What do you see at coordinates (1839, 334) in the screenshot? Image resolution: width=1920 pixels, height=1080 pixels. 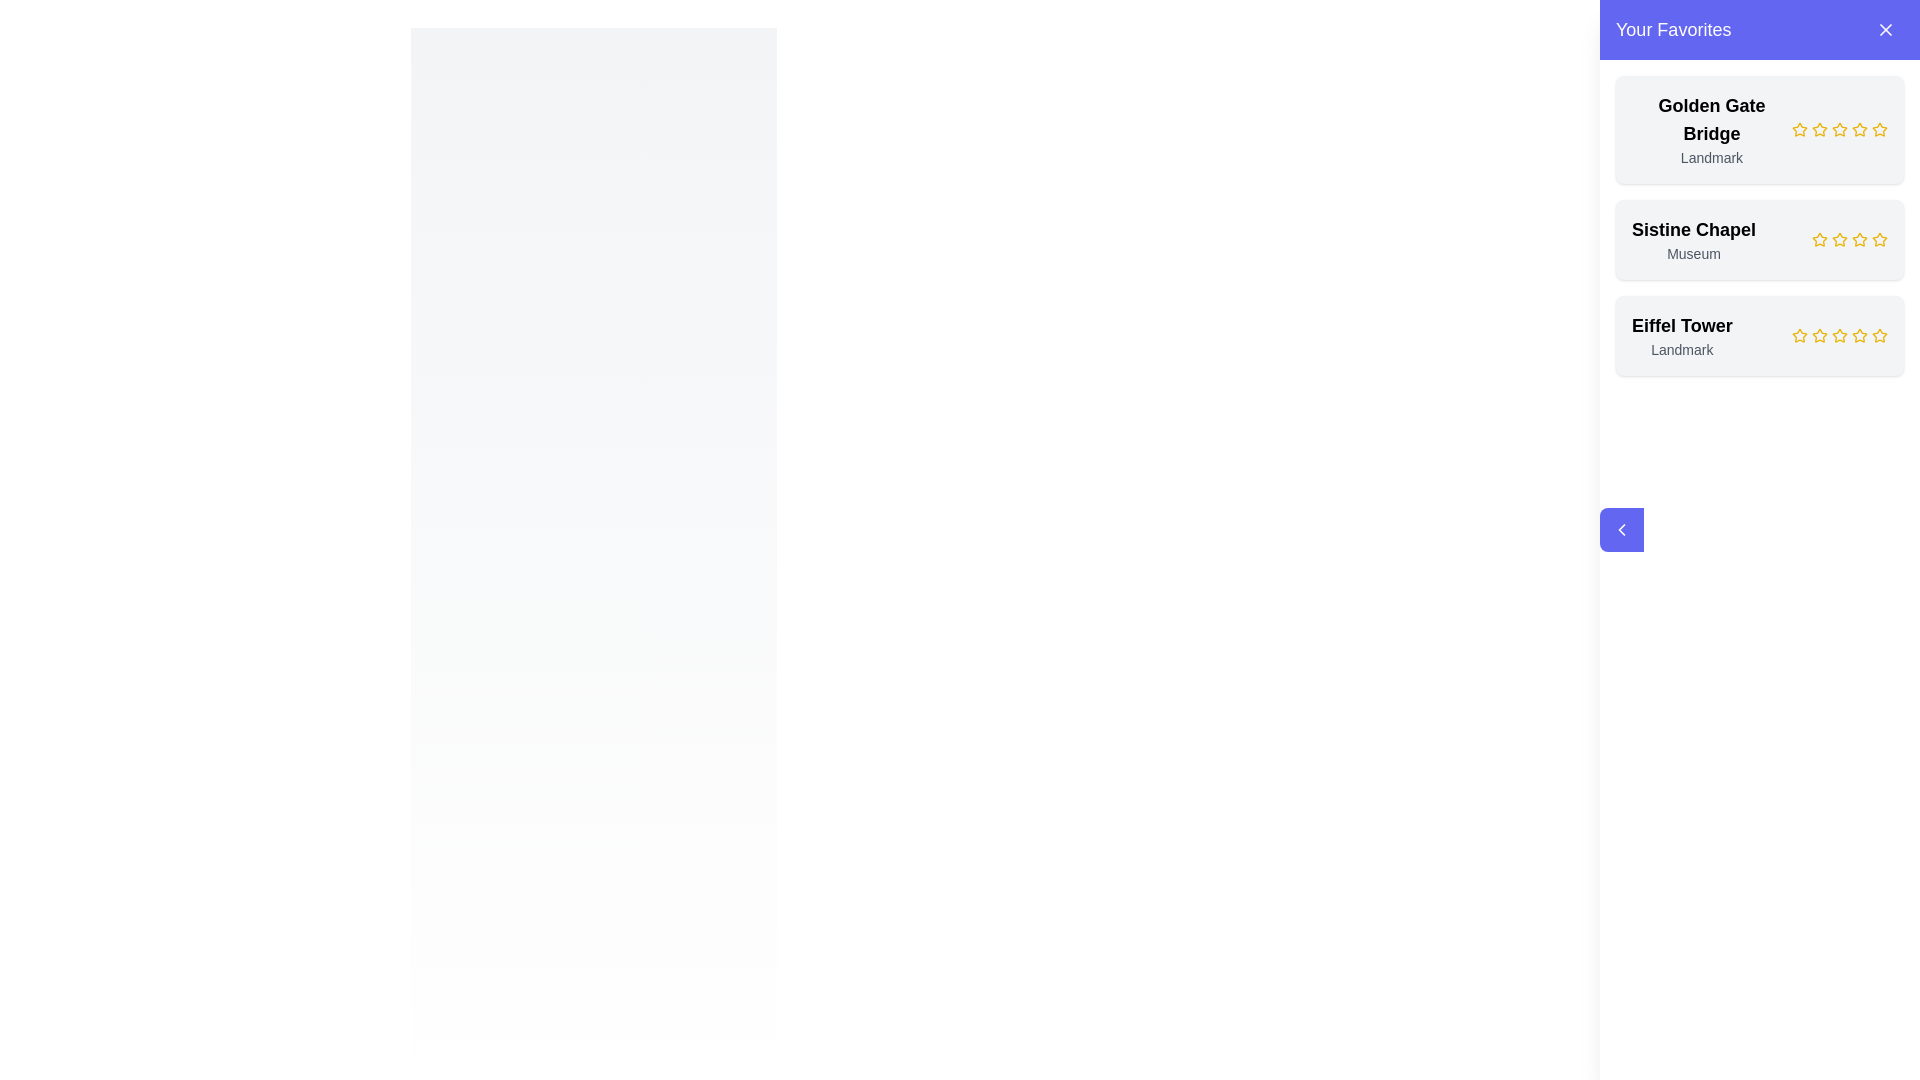 I see `the fourth star icon` at bounding box center [1839, 334].